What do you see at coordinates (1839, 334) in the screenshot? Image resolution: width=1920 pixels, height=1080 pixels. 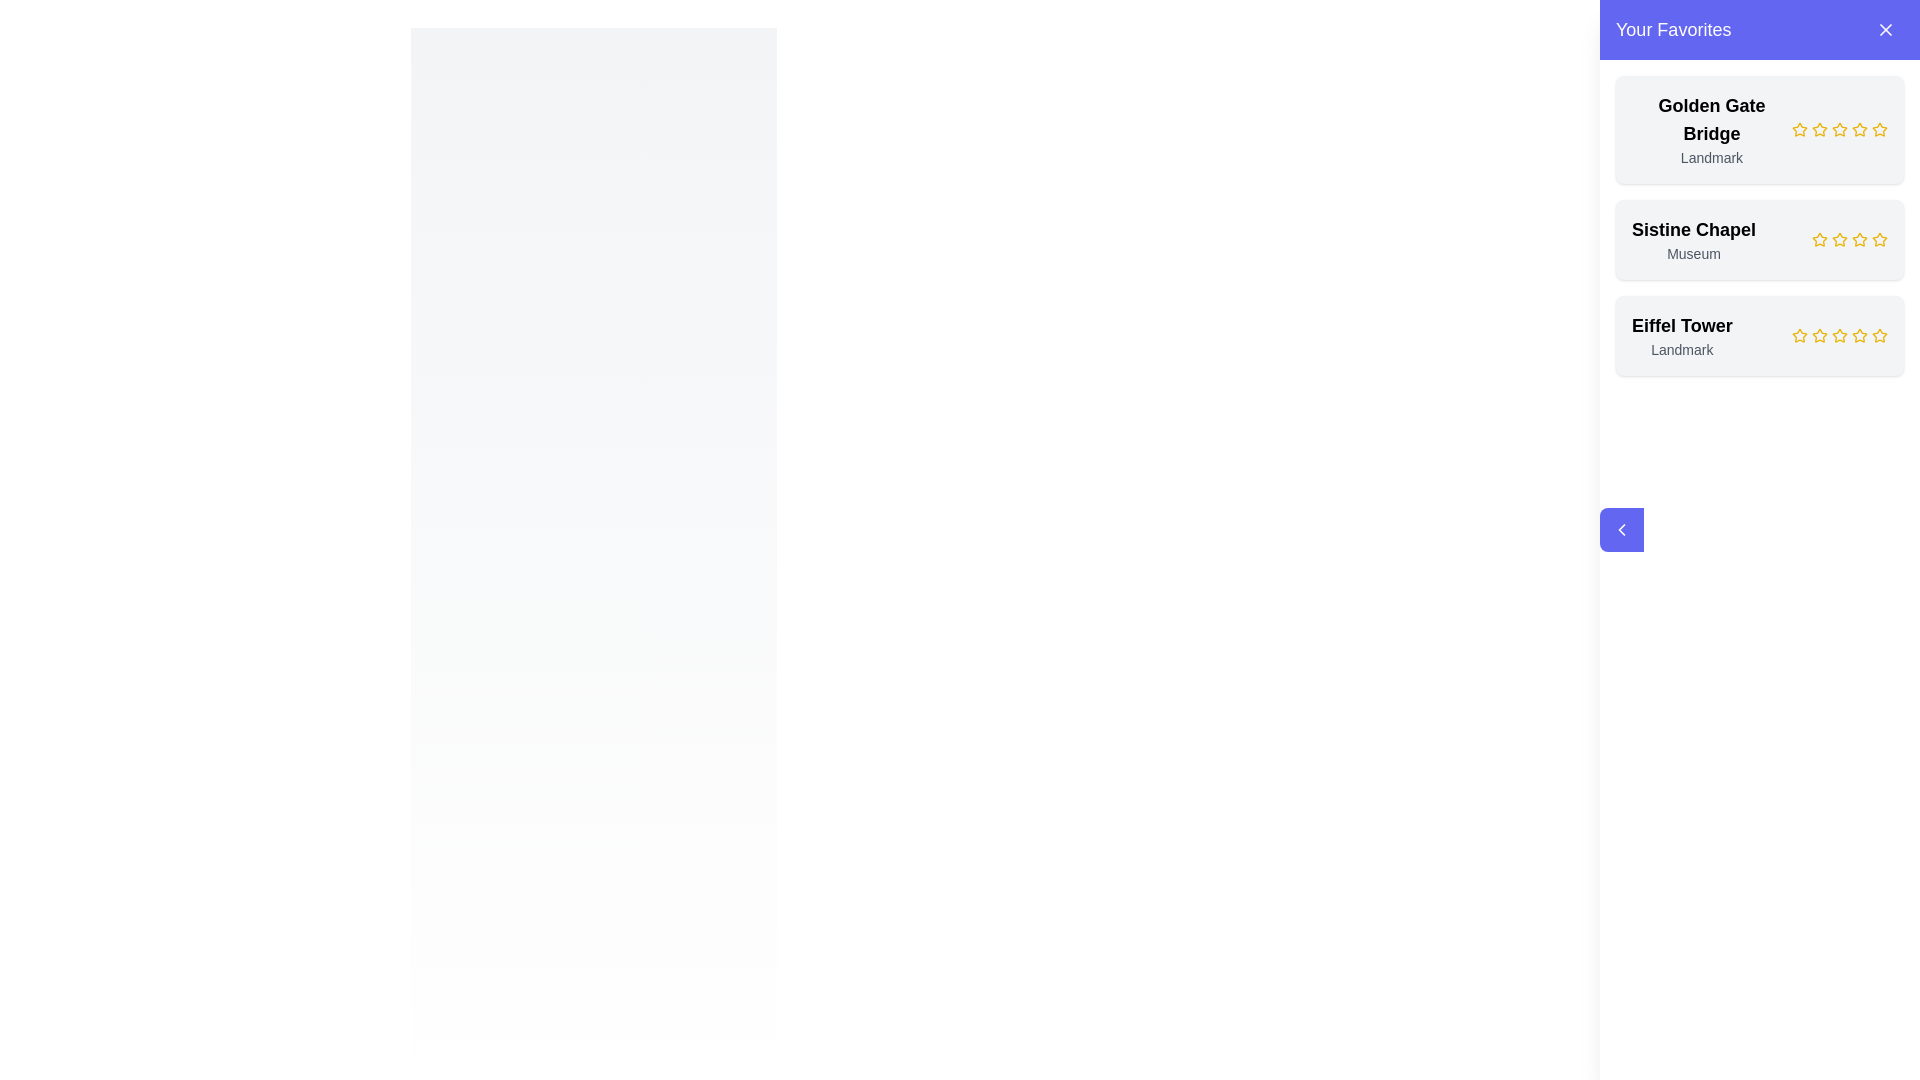 I see `the fourth star icon` at bounding box center [1839, 334].